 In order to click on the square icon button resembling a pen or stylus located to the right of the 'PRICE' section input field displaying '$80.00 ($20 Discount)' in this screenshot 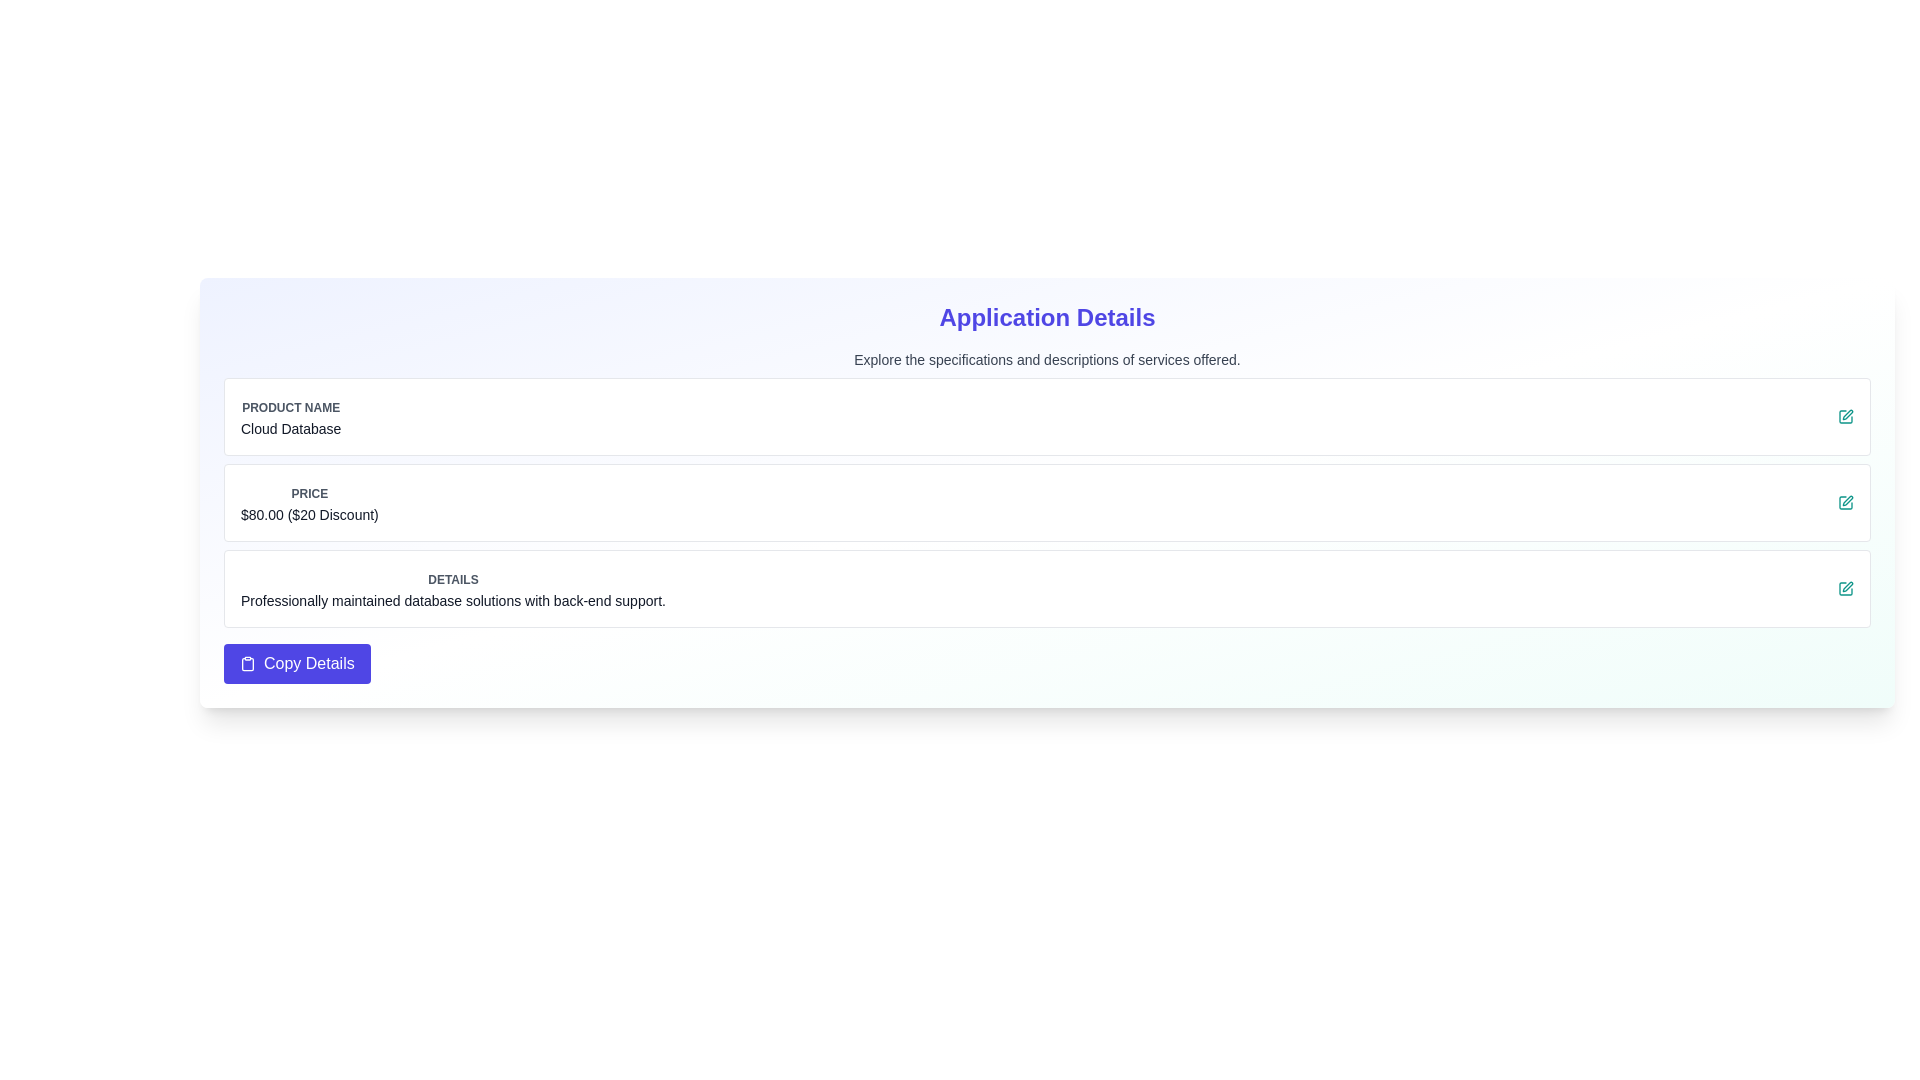, I will do `click(1845, 501)`.